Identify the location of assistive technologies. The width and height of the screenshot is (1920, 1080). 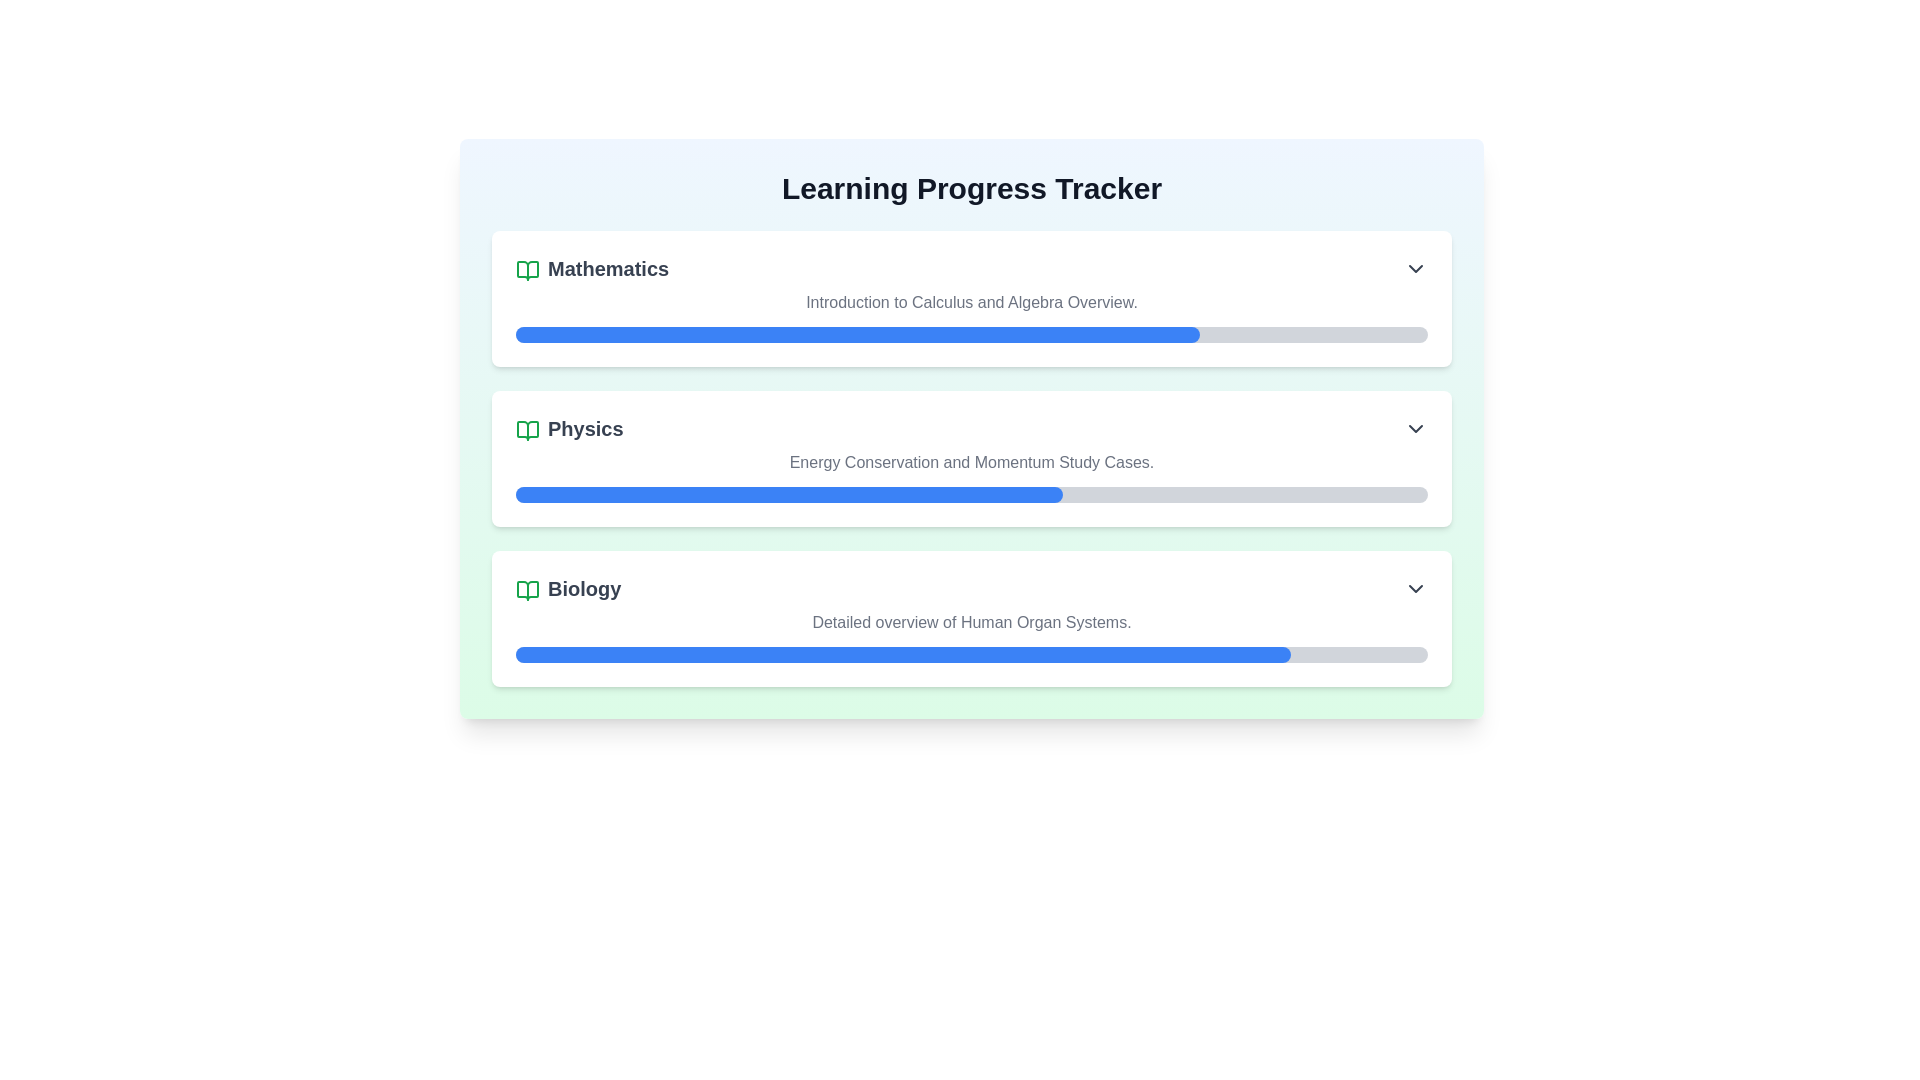
(971, 494).